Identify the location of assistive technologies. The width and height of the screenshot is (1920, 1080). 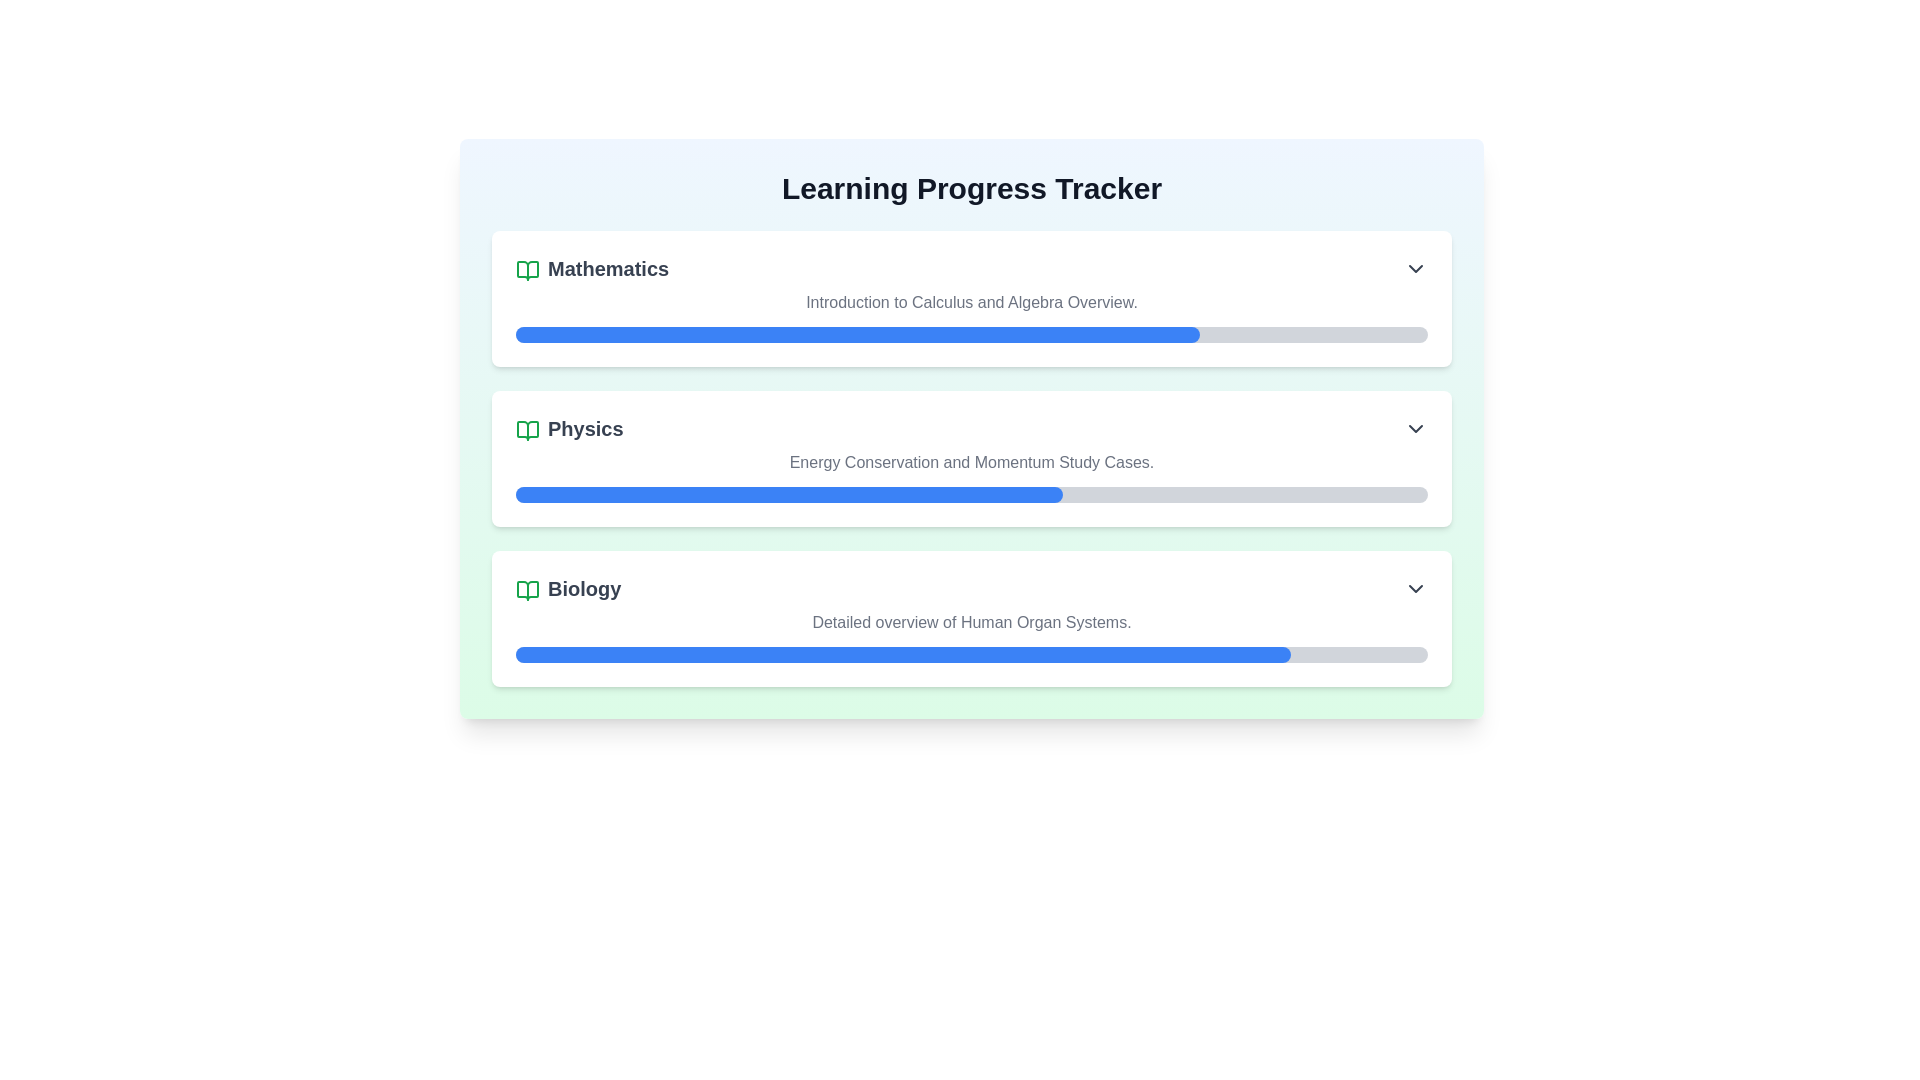
(971, 494).